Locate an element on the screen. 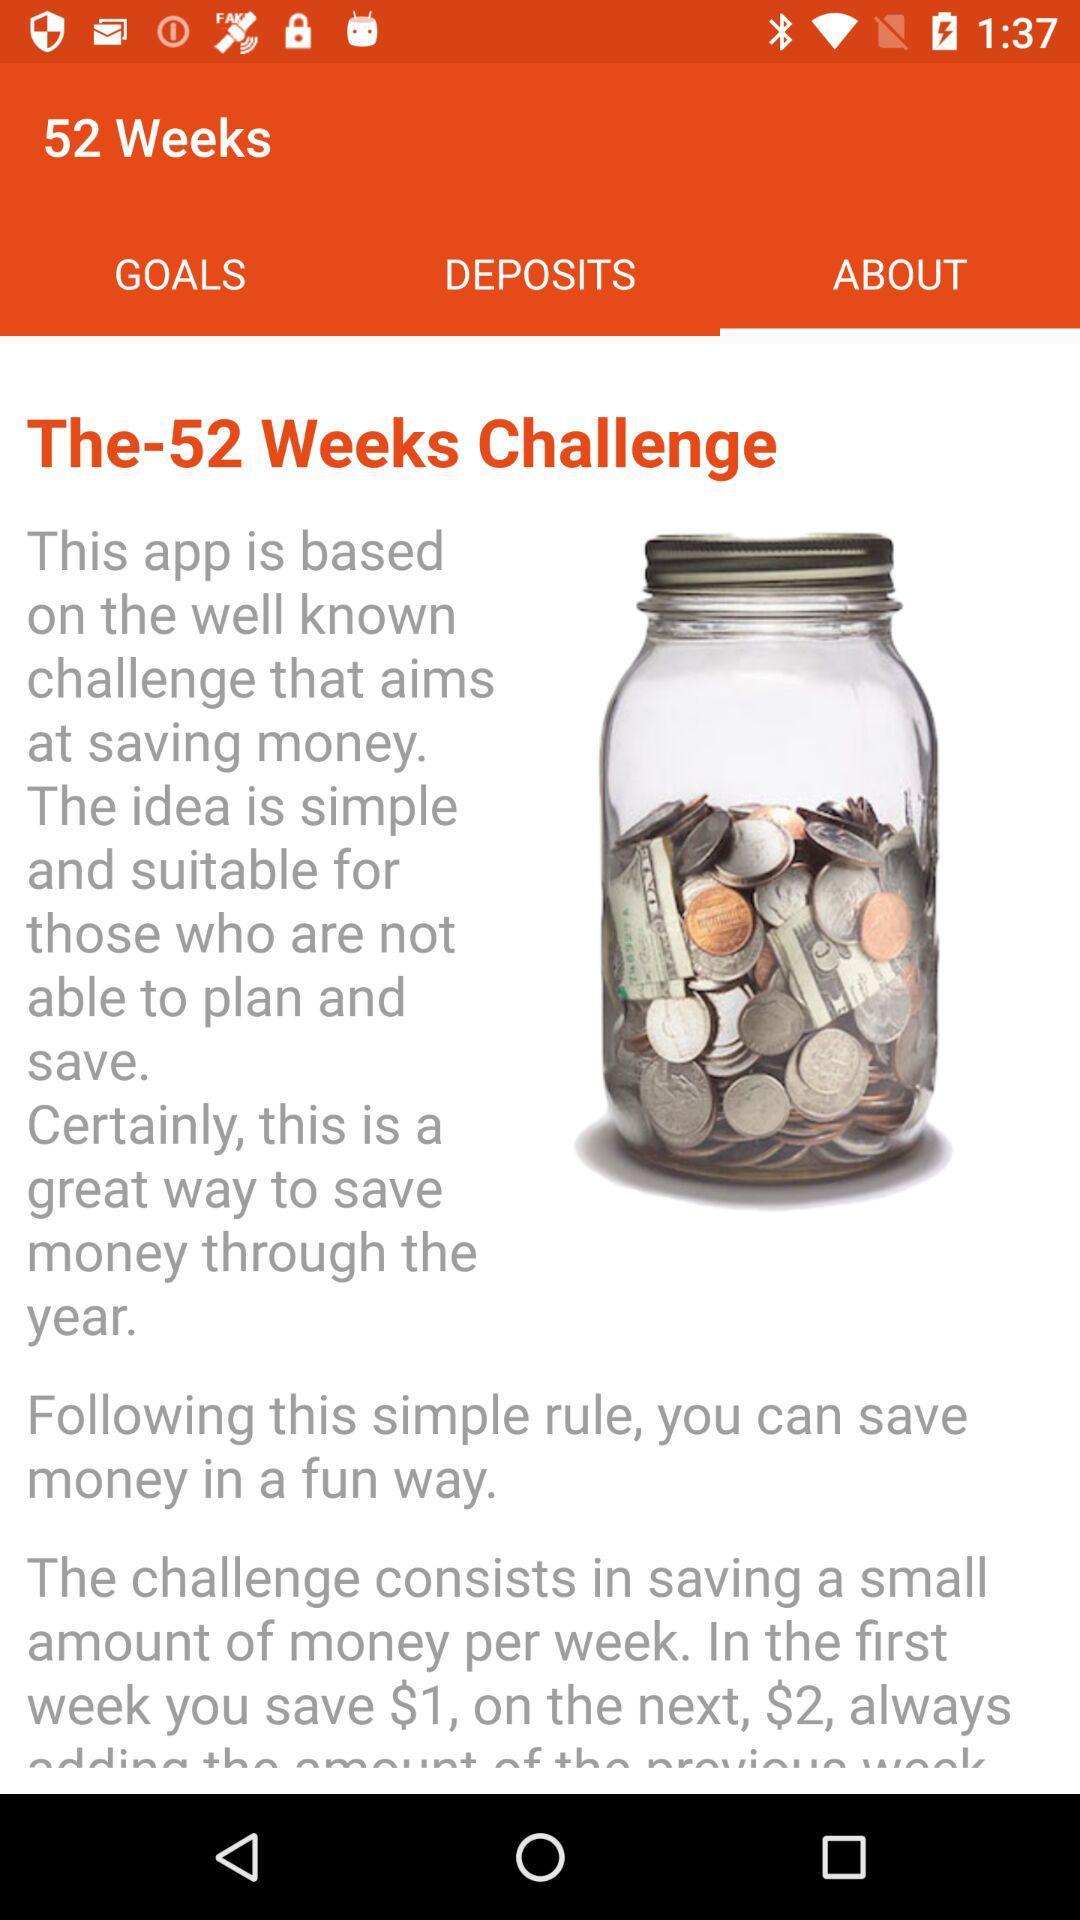 This screenshot has height=1920, width=1080. goals icon is located at coordinates (180, 272).